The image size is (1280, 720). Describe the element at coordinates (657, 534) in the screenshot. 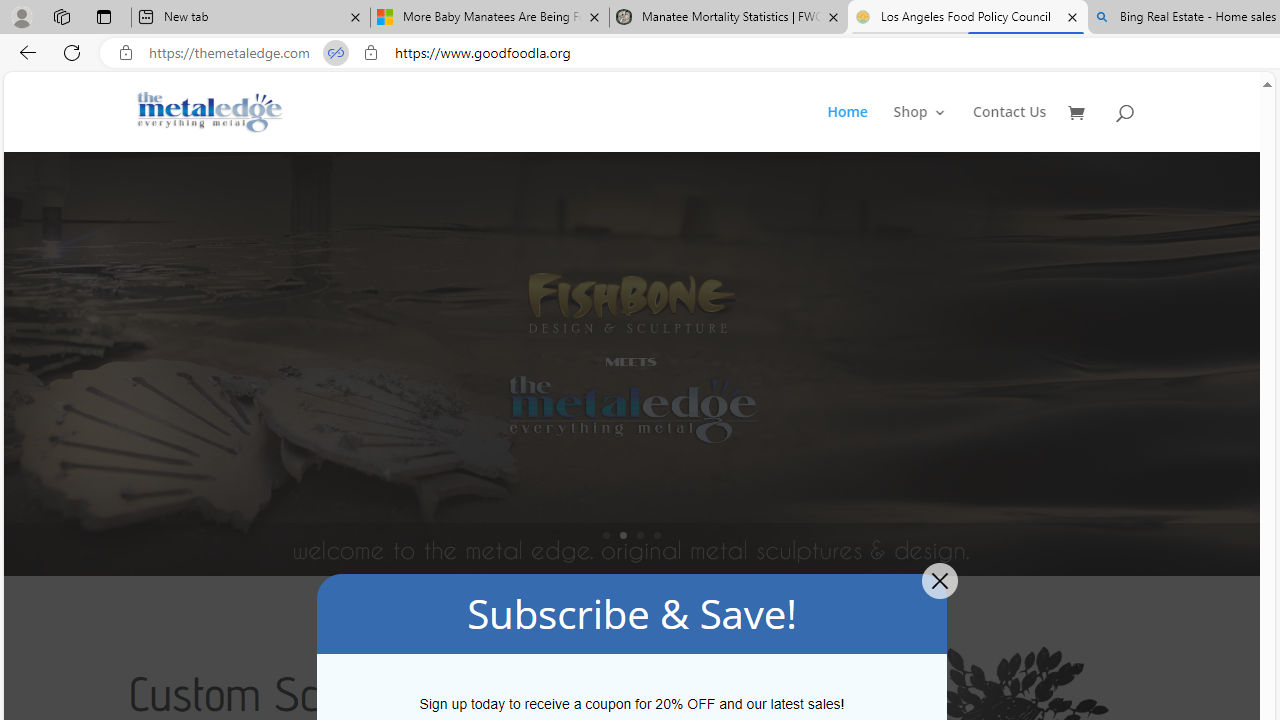

I see `'4'` at that location.